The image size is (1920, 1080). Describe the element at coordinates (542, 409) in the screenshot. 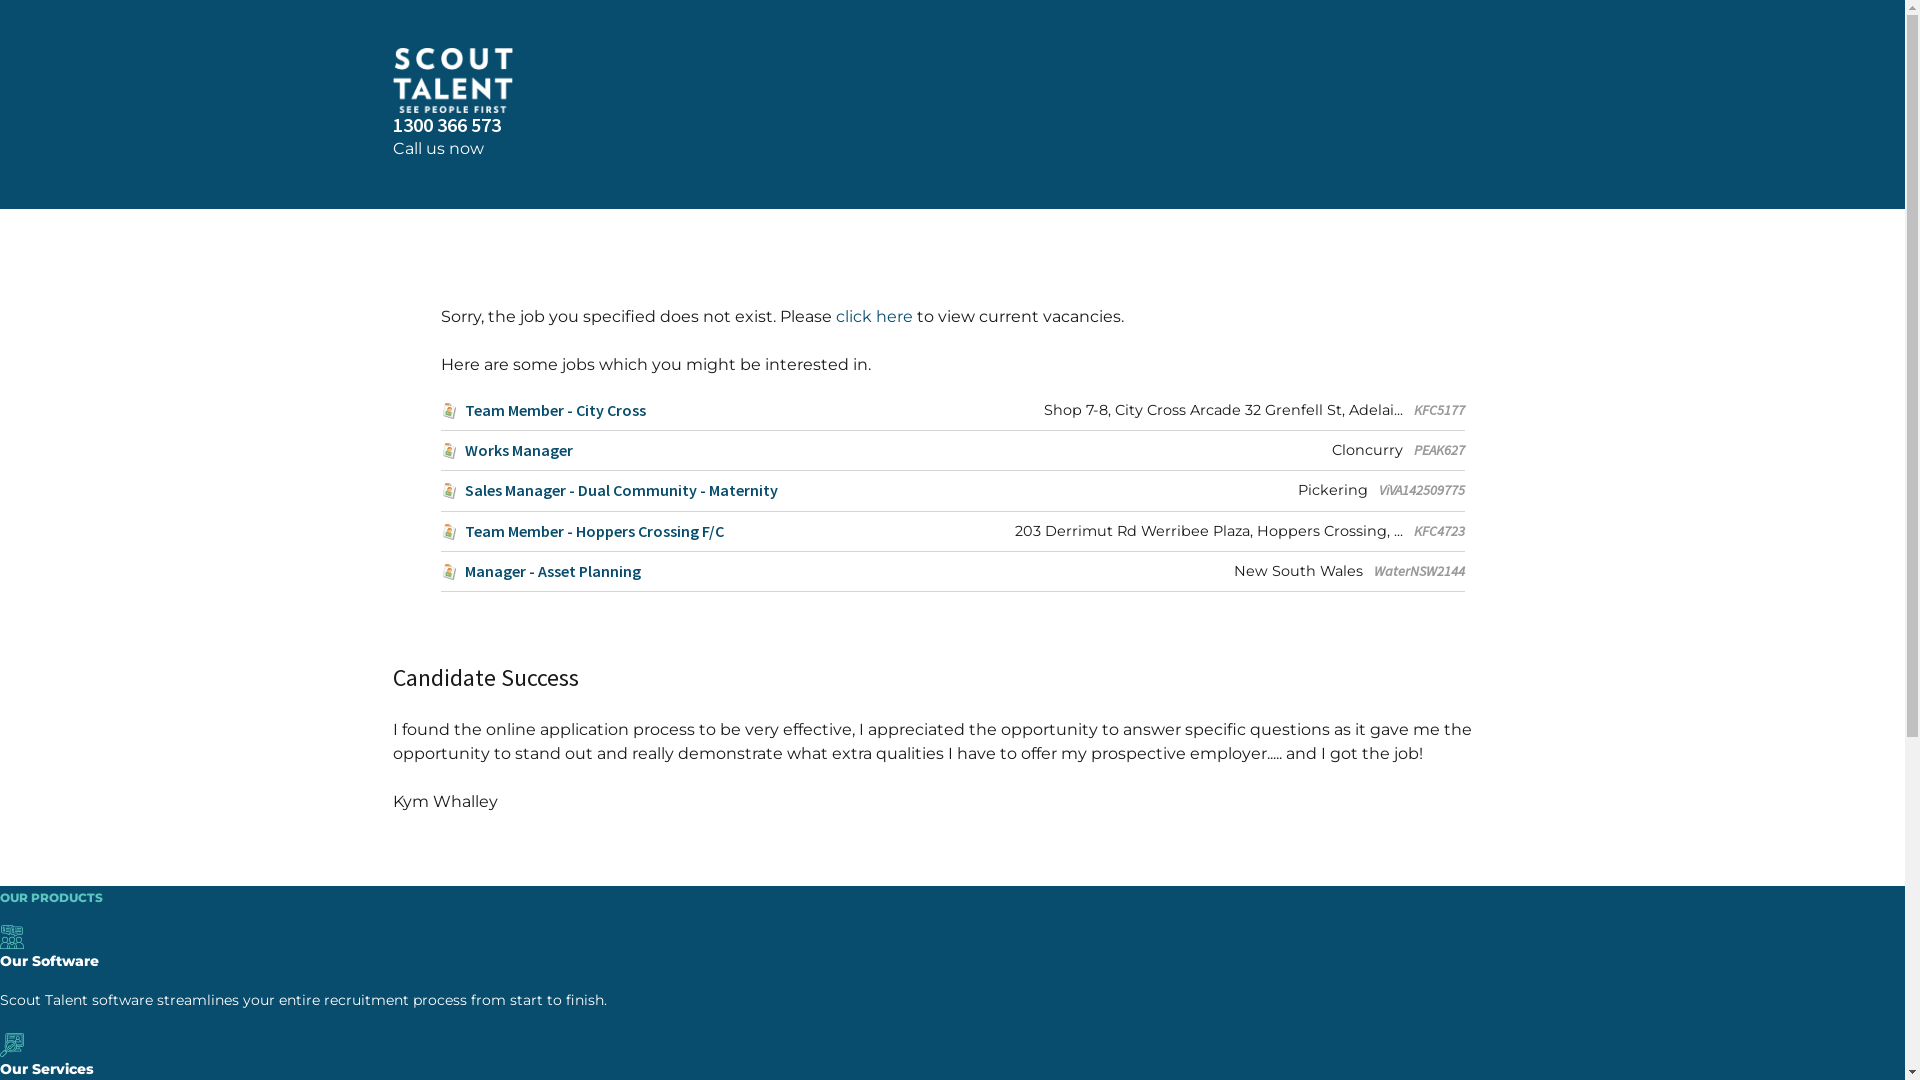

I see `'Team Member - City Cross'` at that location.